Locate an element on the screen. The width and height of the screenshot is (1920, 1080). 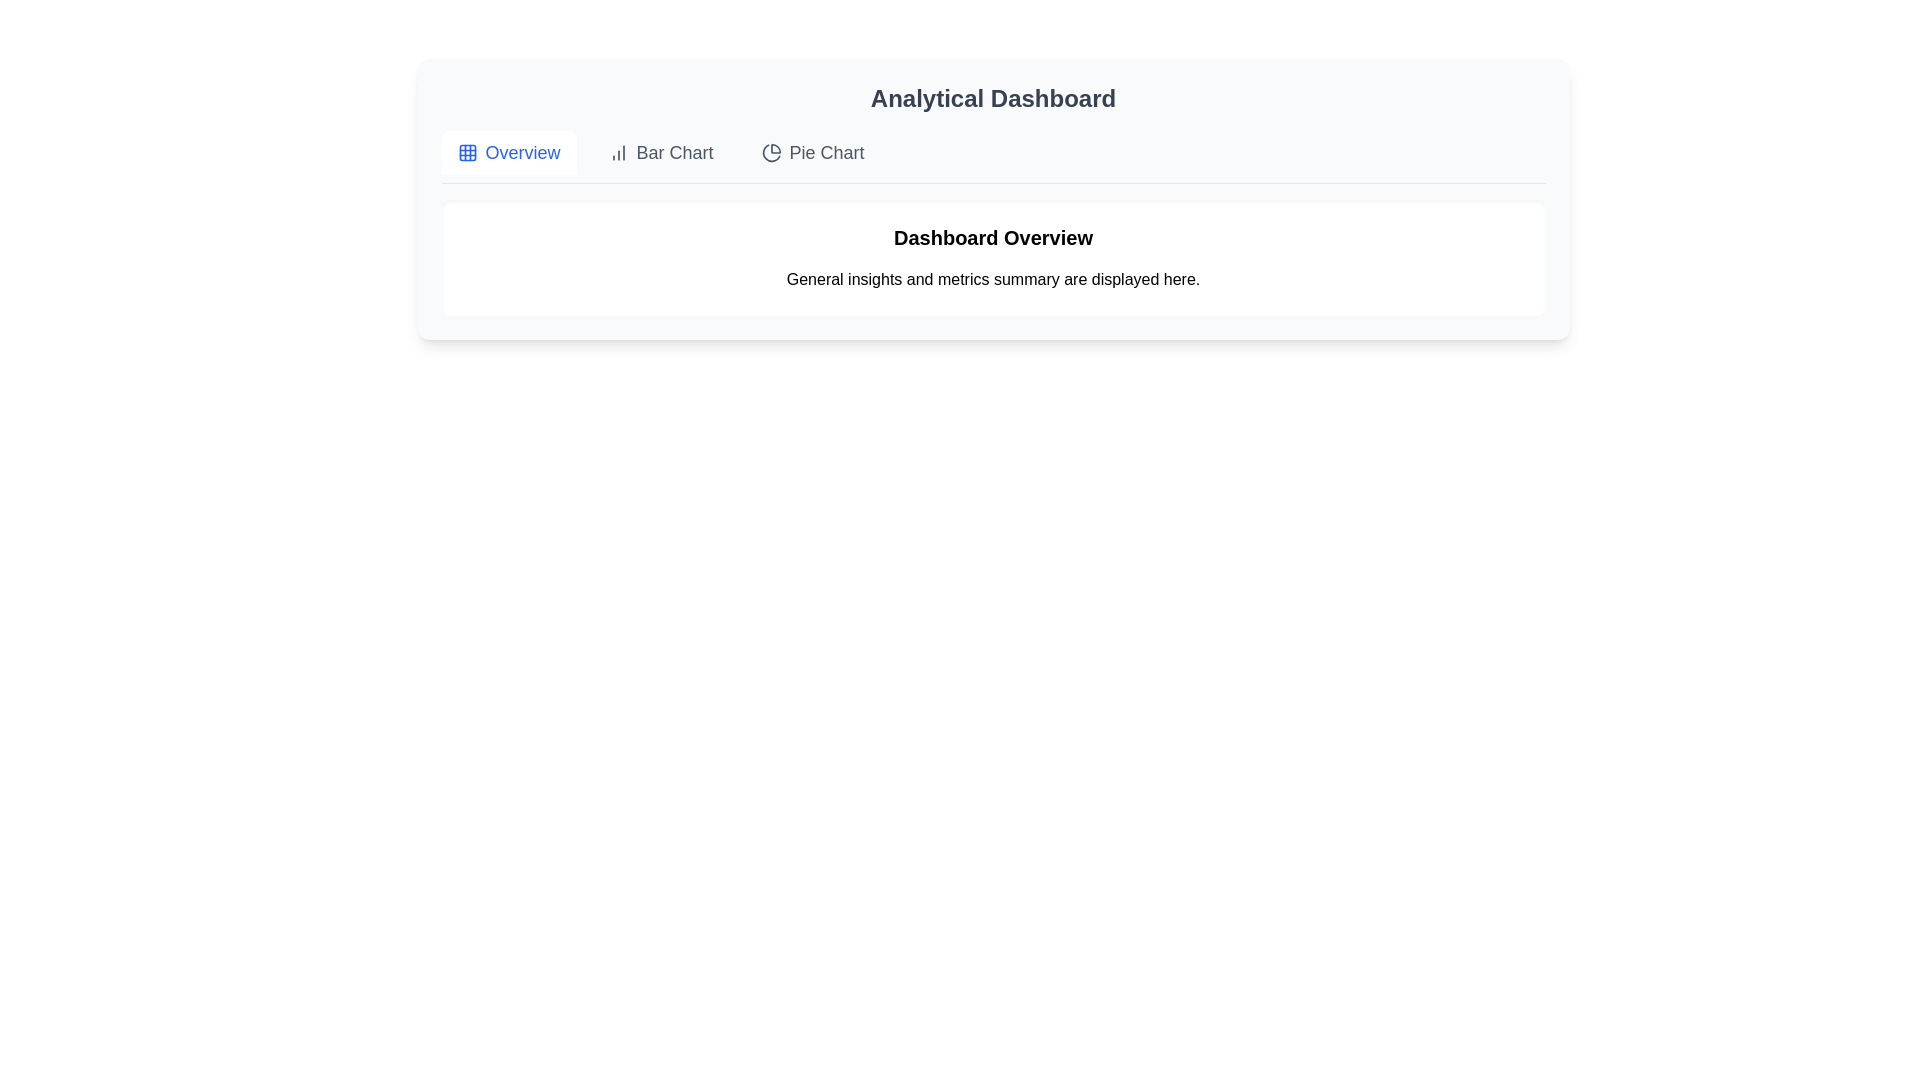
the visual state of the top-left sub-section of the grid icon located within the navigation bar, which is part of an interactive grid layout representing dashboard navigation is located at coordinates (466, 152).